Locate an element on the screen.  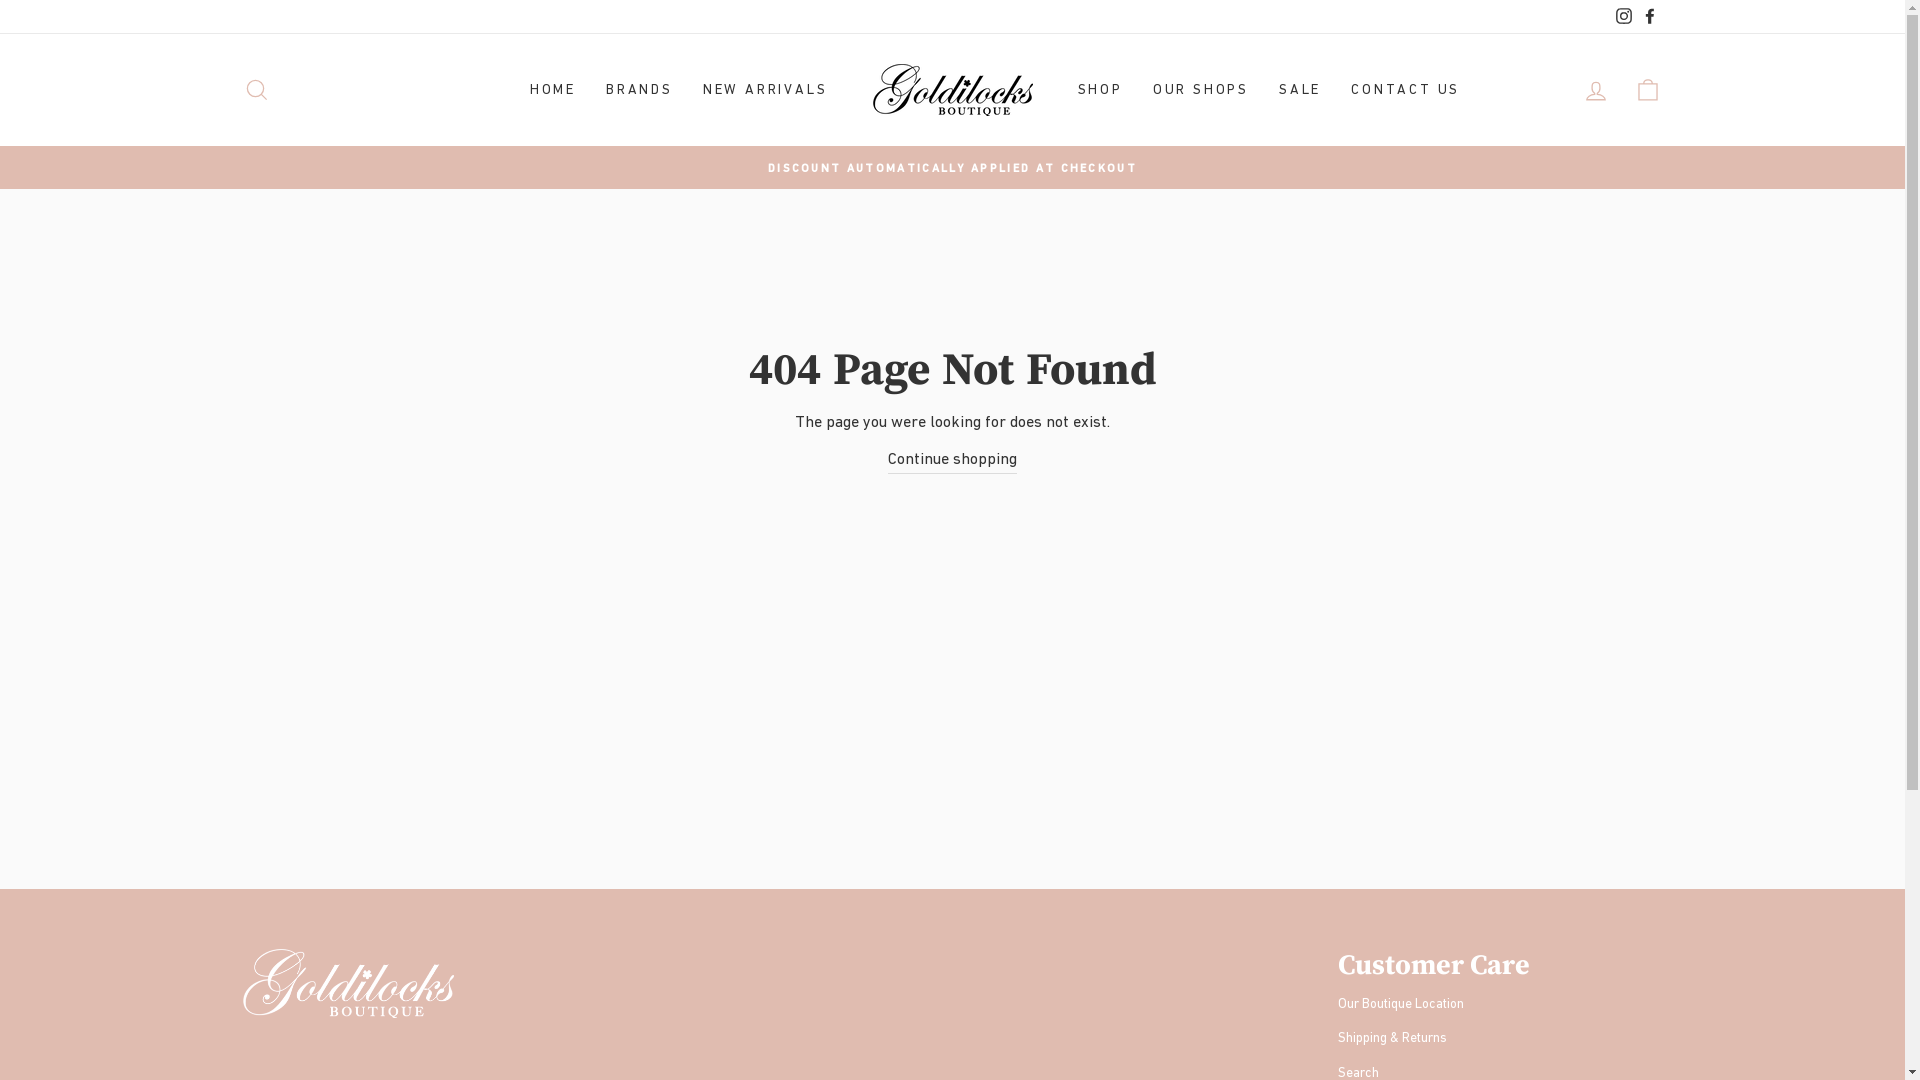
'CONTACT US' is located at coordinates (1404, 90).